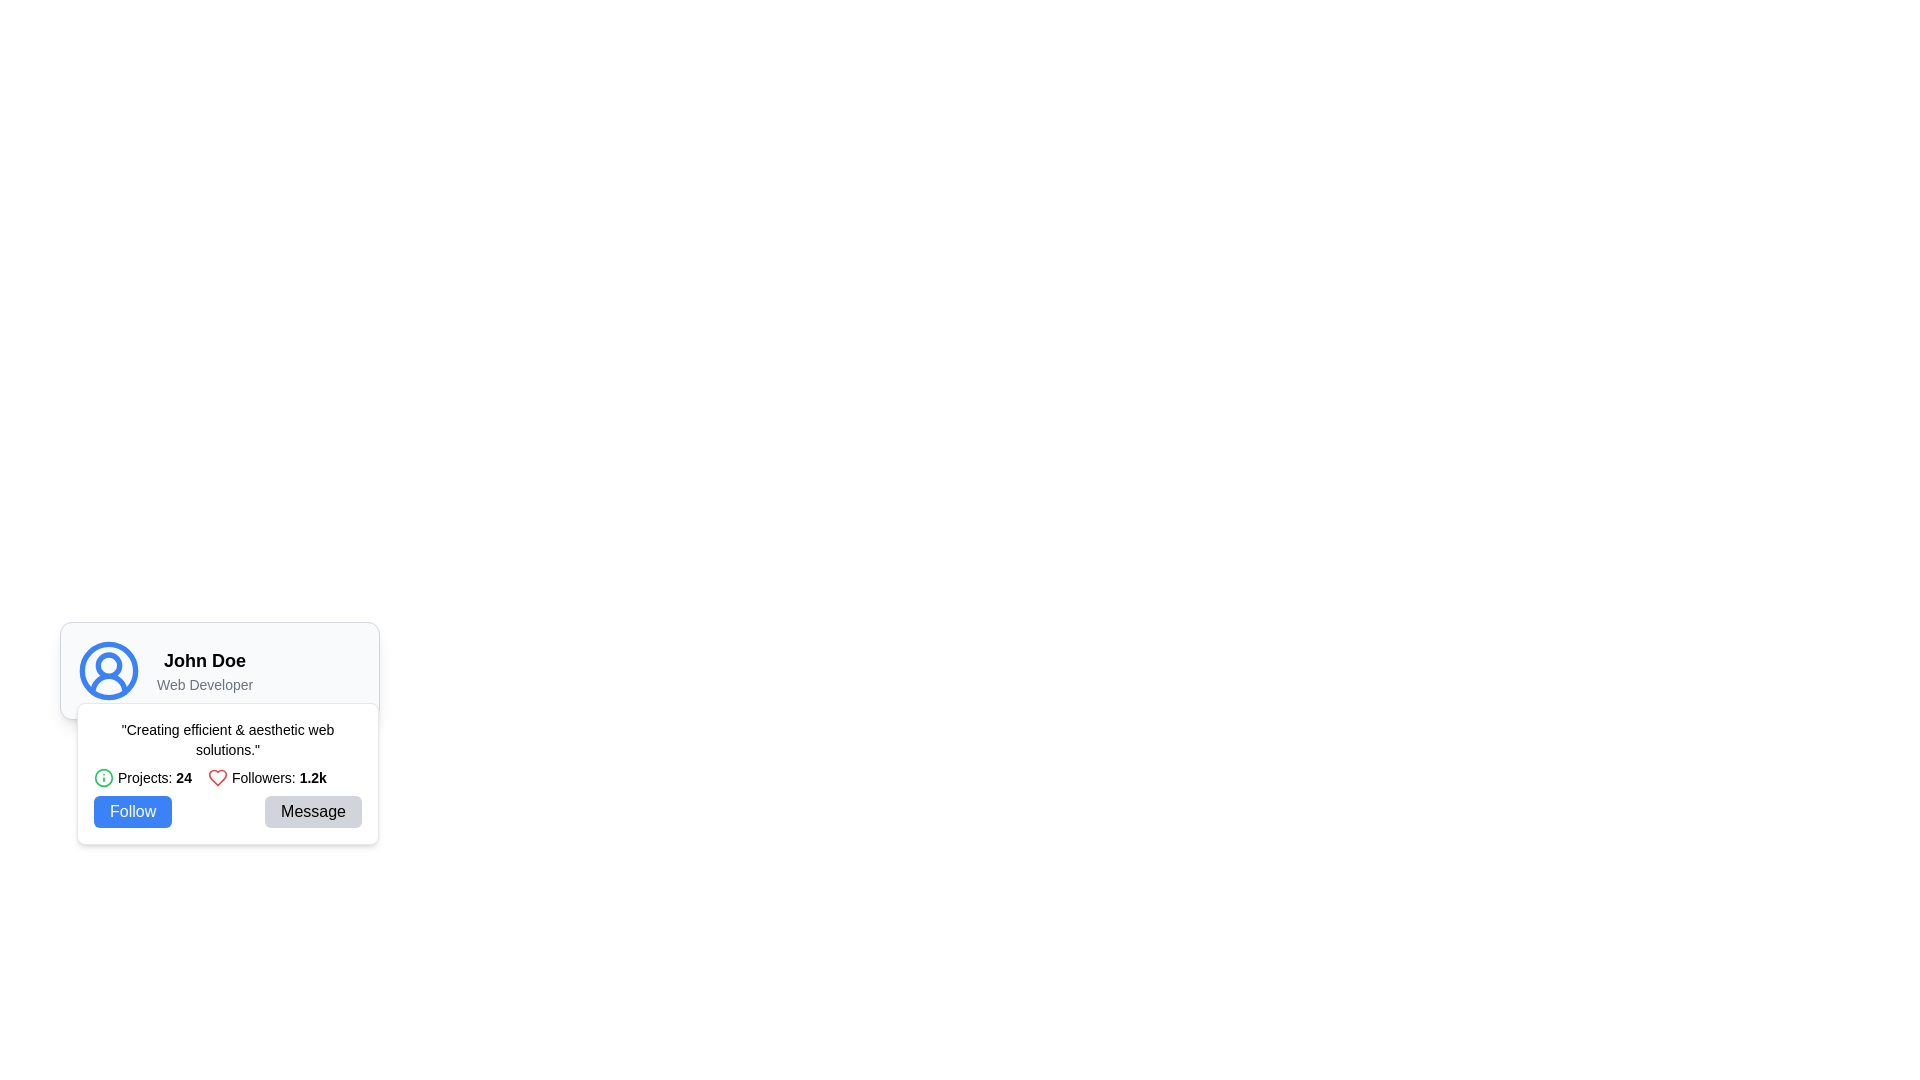 This screenshot has width=1920, height=1080. I want to click on the content in the Text Display Box located in the lower section of the user profile card, positioned beneath the header and above the interaction buttons, so click(227, 773).